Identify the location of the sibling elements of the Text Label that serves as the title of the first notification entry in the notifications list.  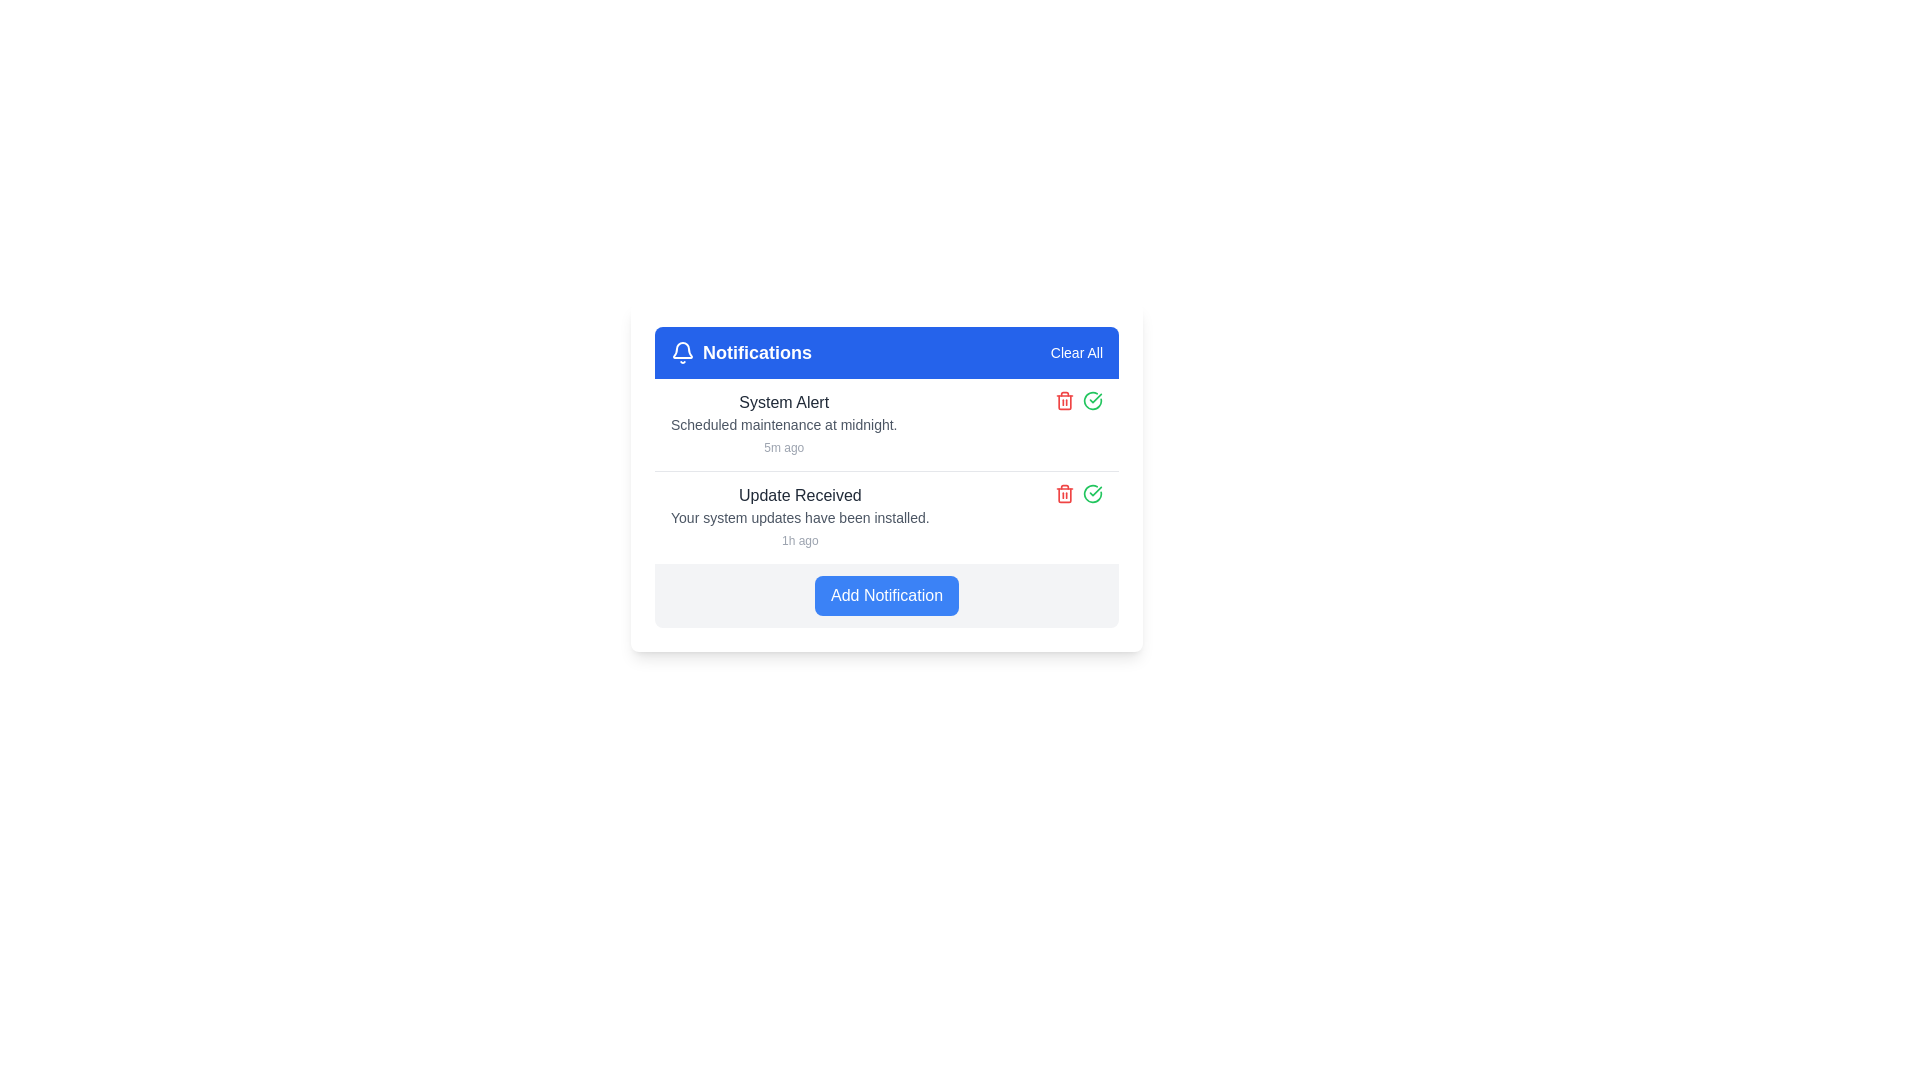
(783, 402).